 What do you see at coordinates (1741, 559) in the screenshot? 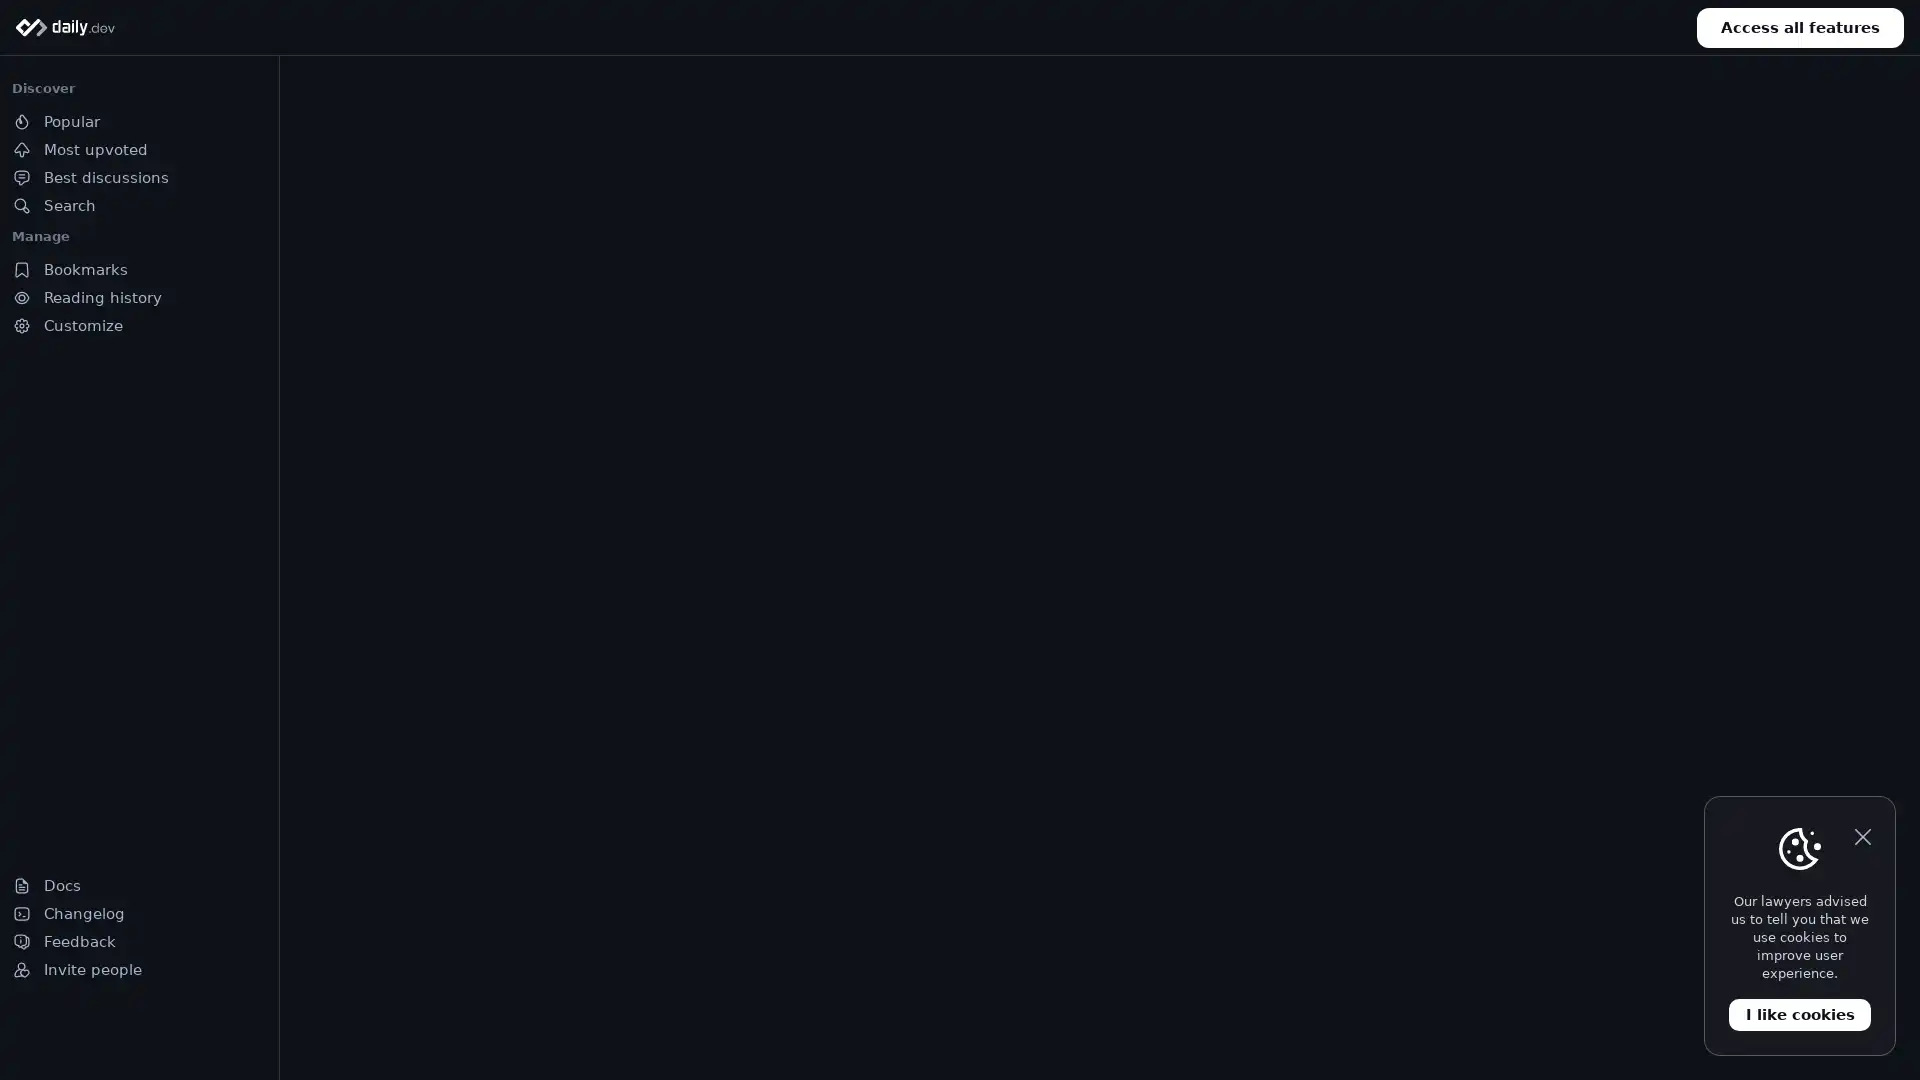
I see `Bookmark` at bounding box center [1741, 559].